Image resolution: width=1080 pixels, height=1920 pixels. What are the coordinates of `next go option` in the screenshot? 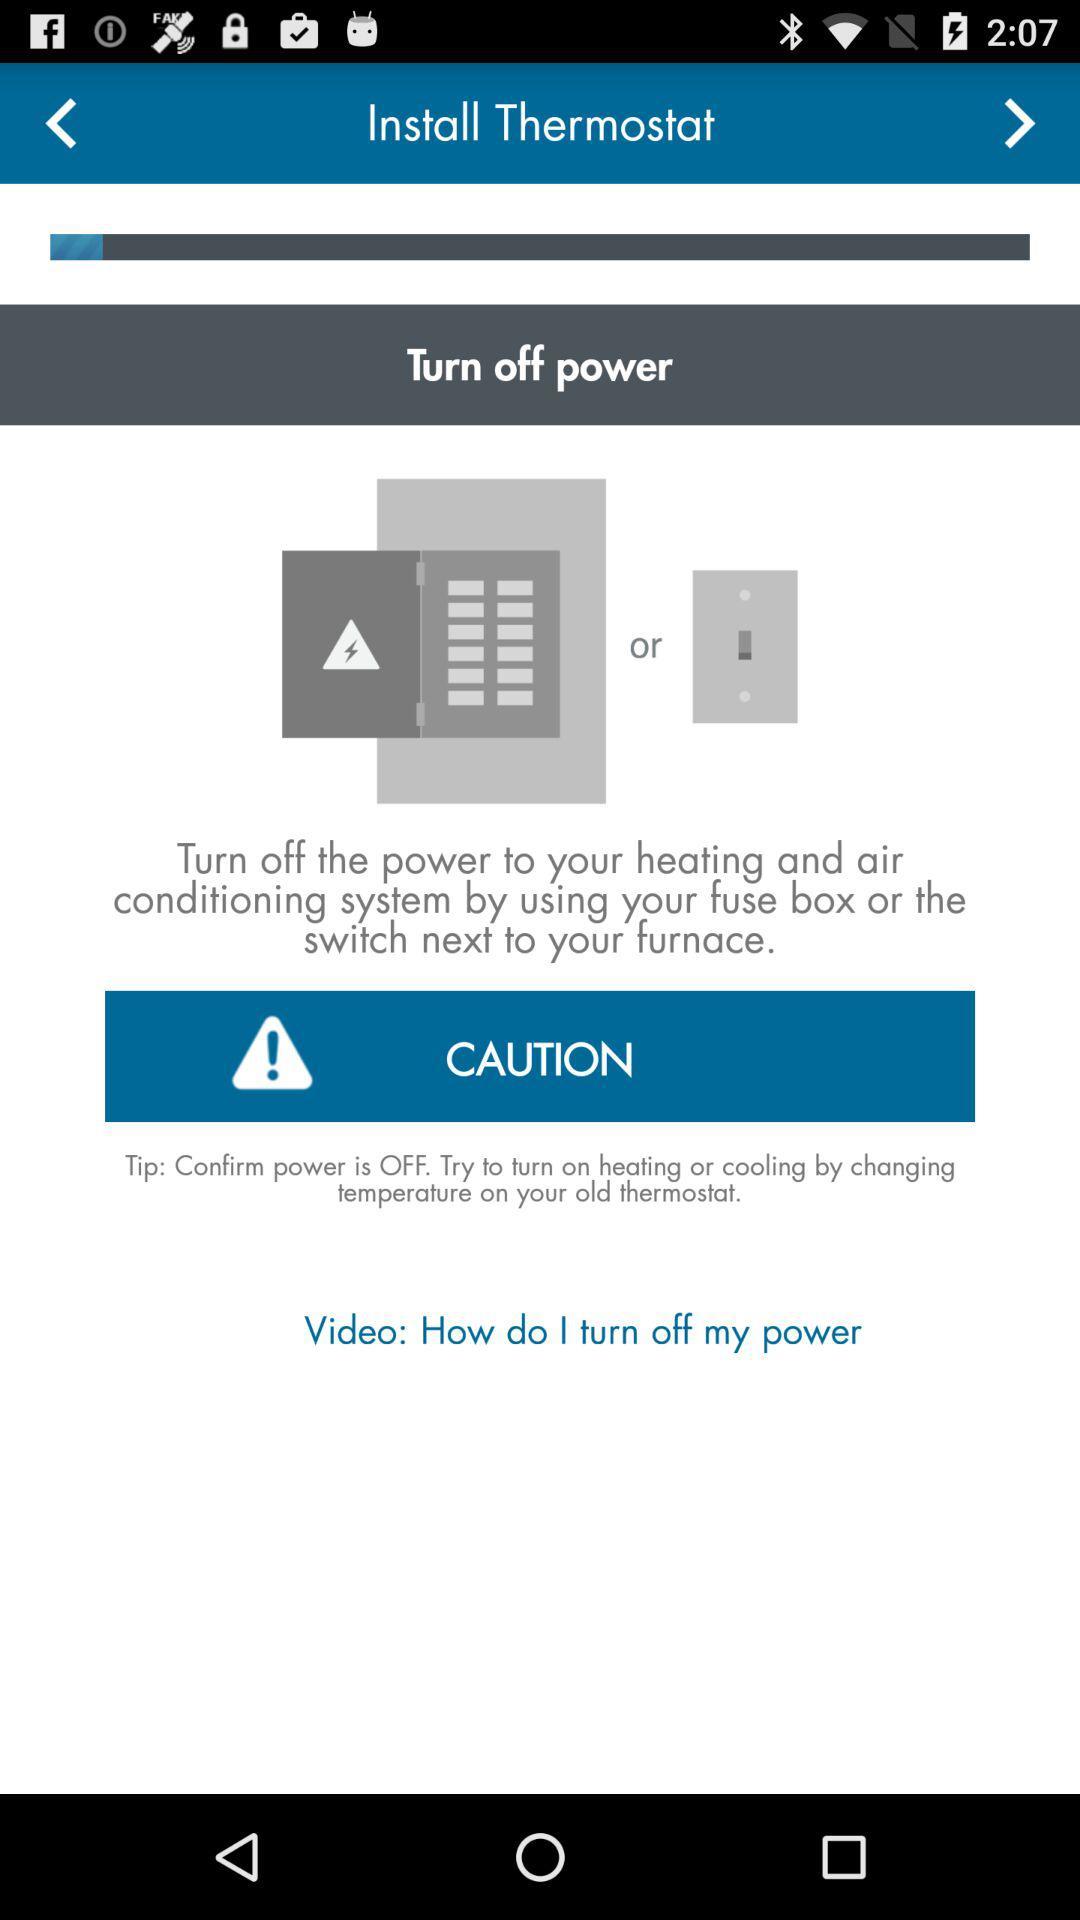 It's located at (1019, 122).